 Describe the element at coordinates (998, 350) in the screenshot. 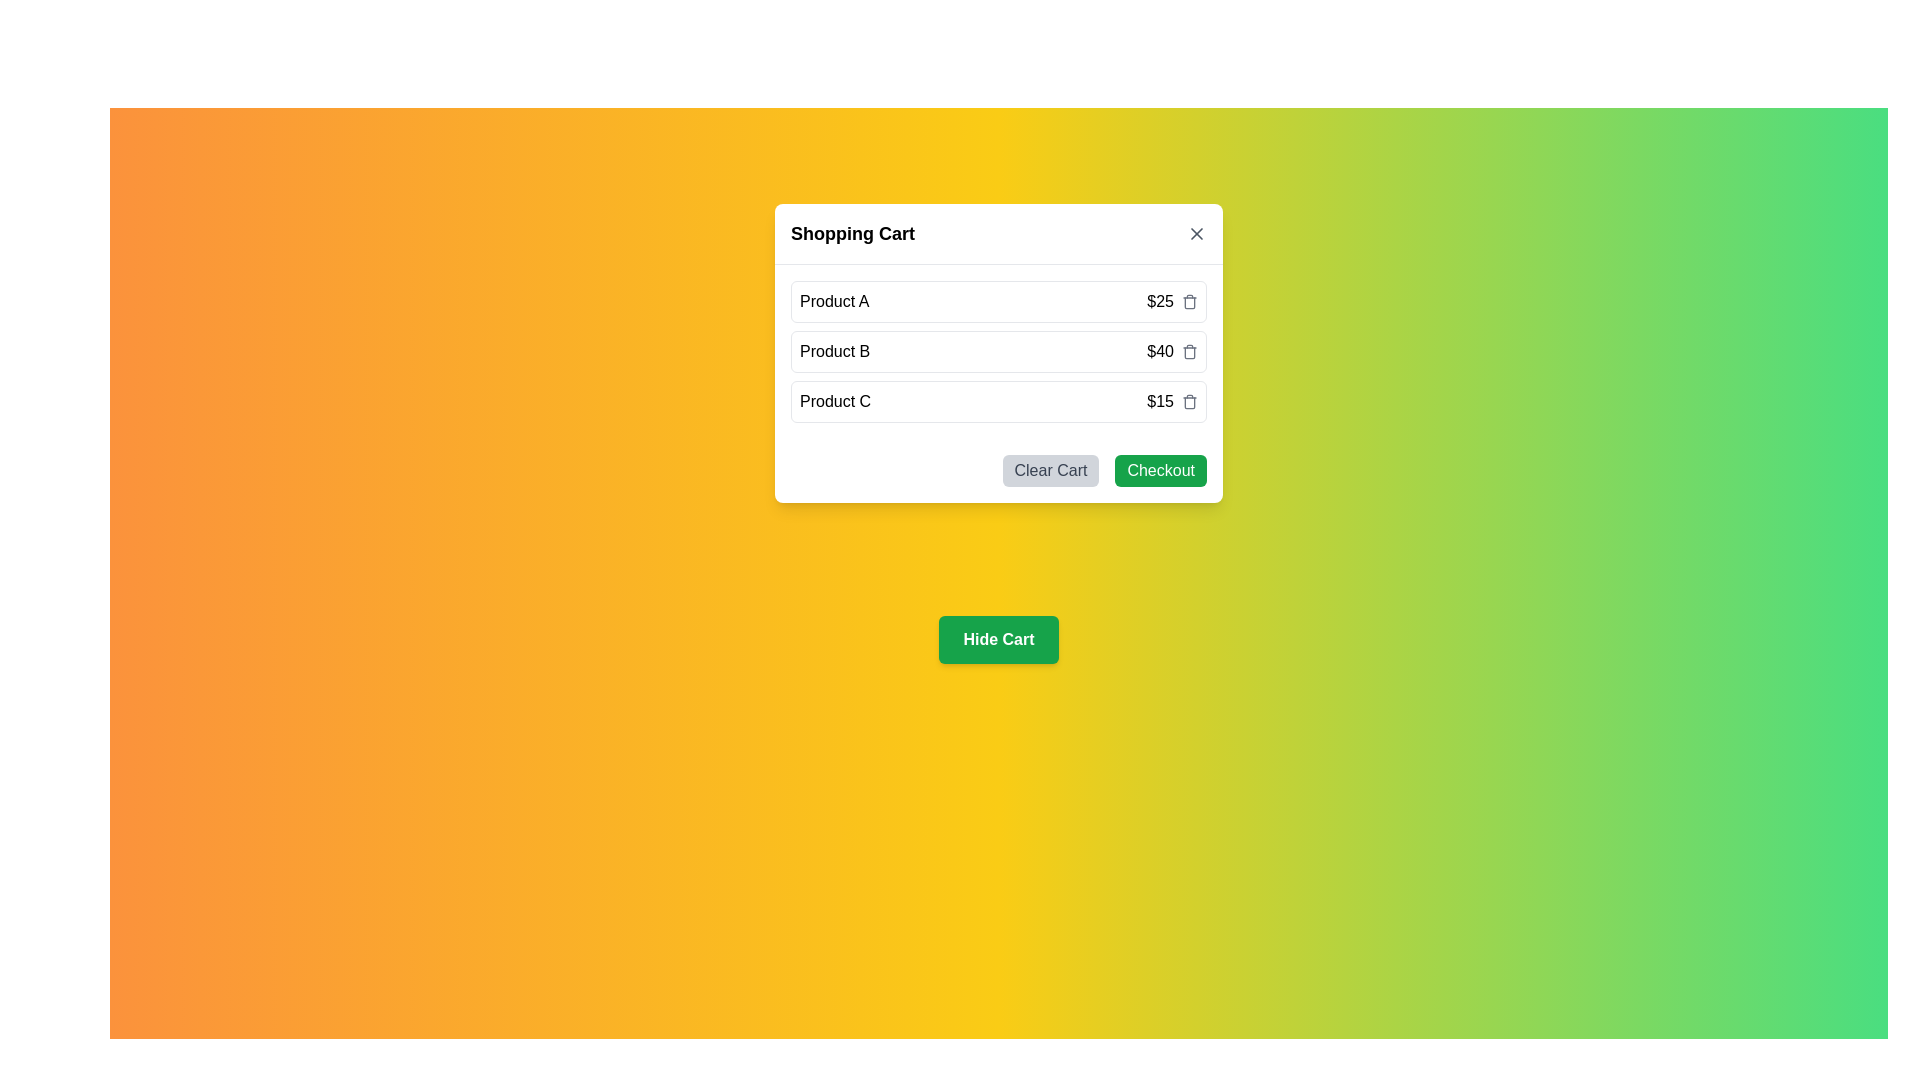

I see `the list of products displayed in the shopping cart modal, which is centrally located below the 'Shopping Cart' header` at that location.